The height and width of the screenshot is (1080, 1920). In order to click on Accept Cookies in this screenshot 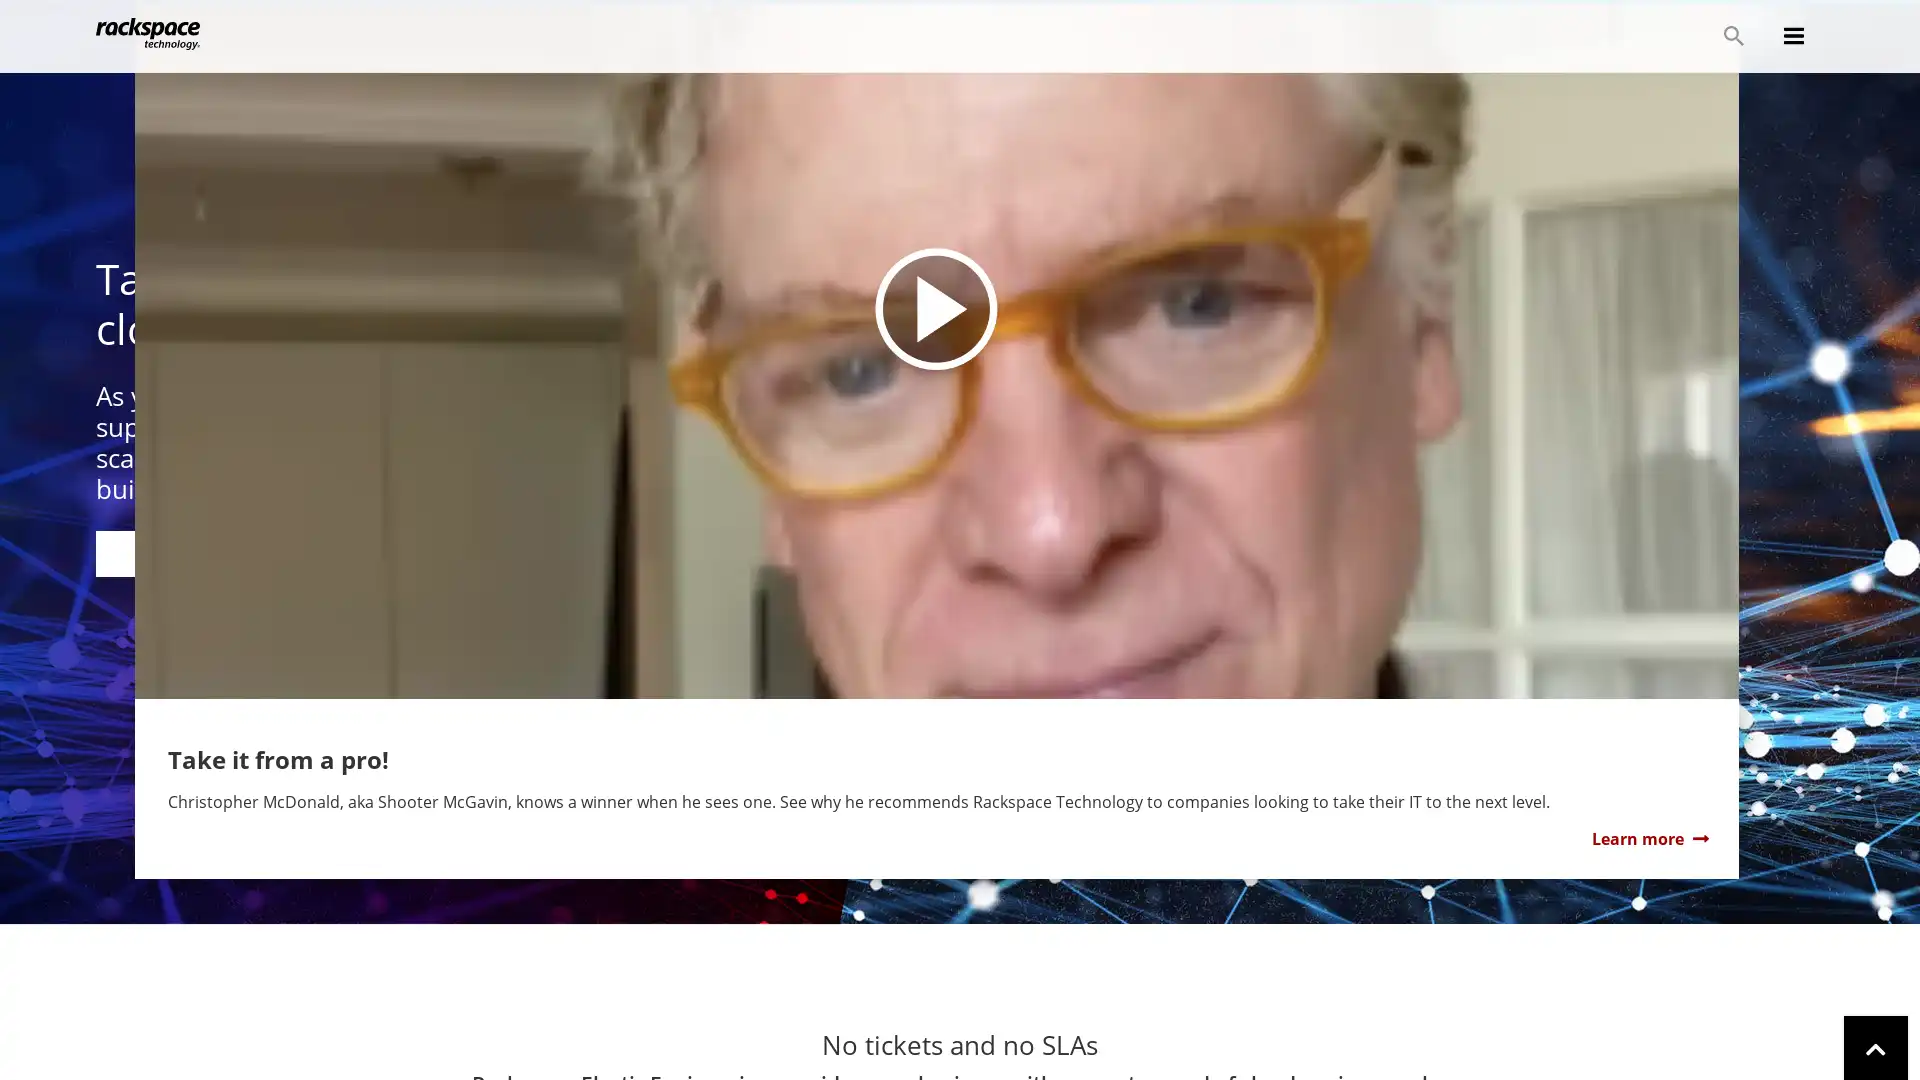, I will do `click(1595, 1036)`.